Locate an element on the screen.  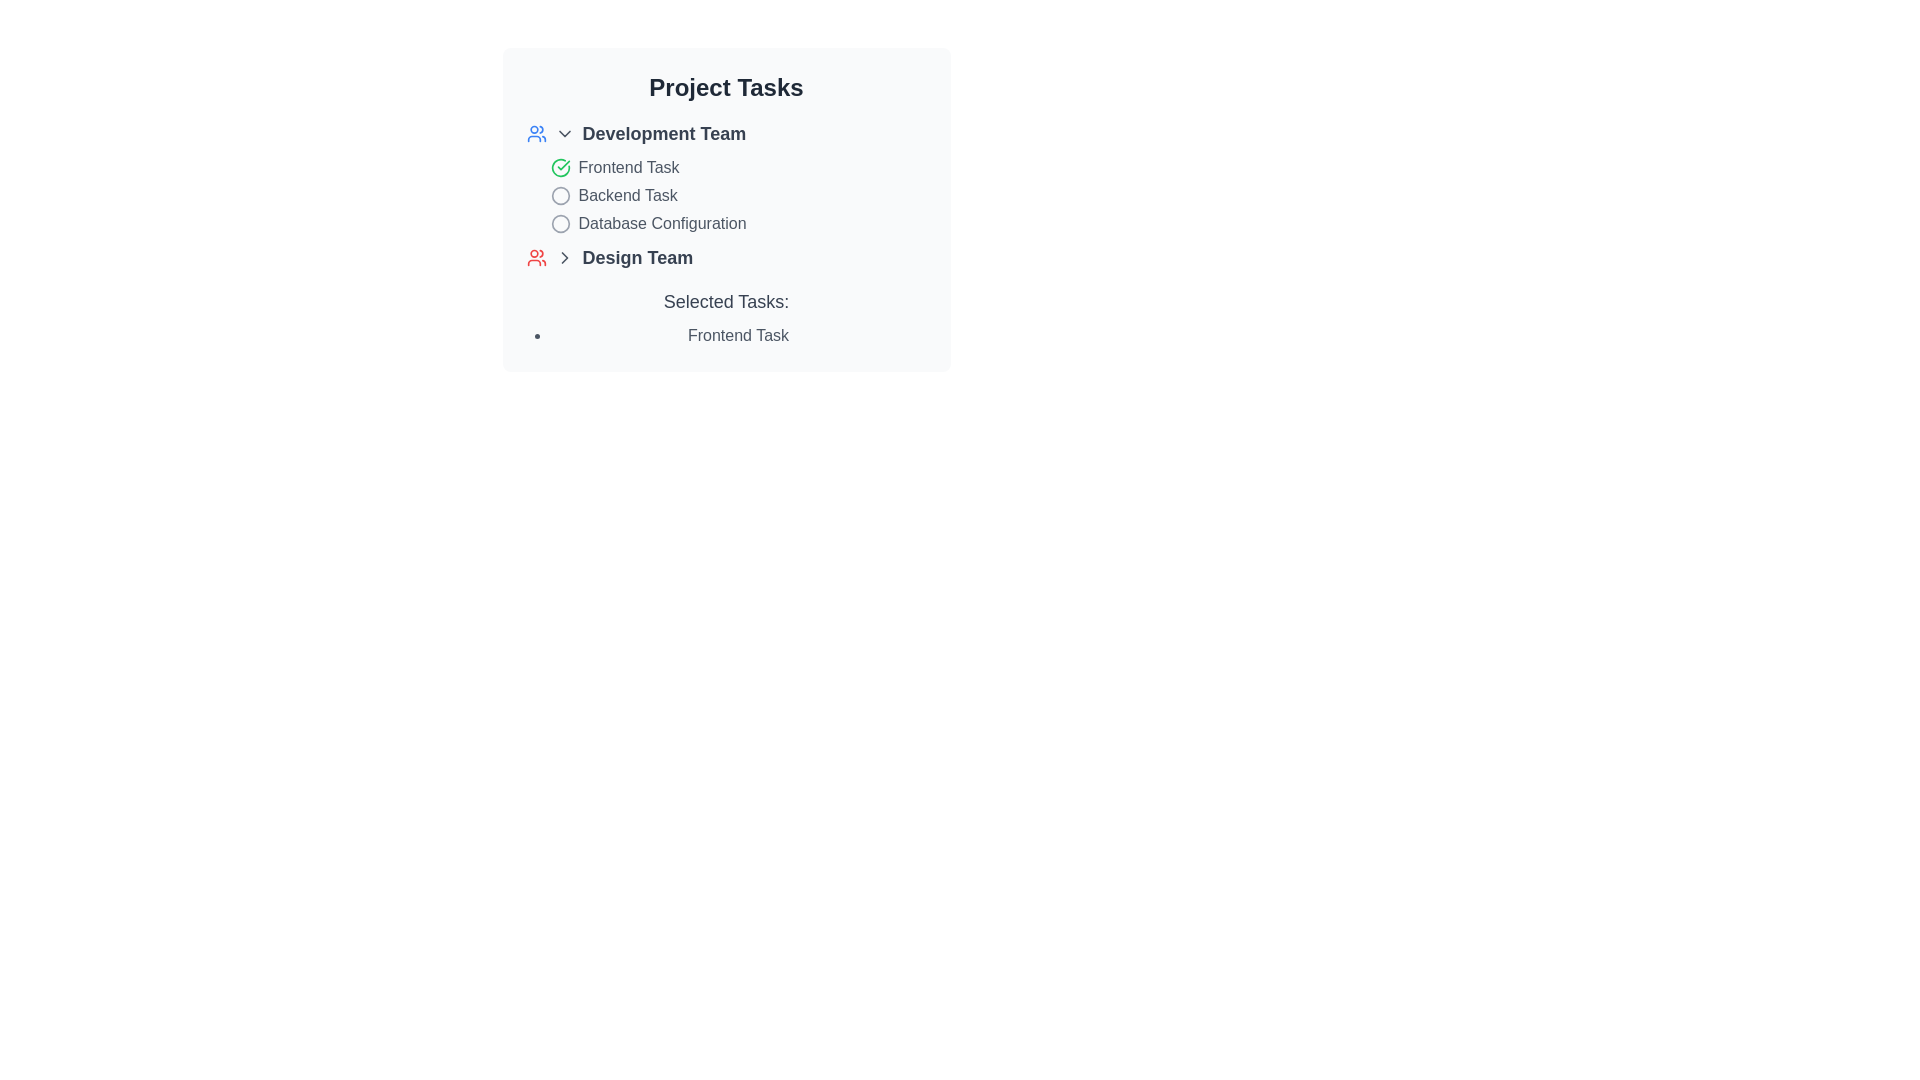
the icon representing the 'Development Team' section, located at the top-left corner of the section before the dropdown arrow icon and the team name text is located at coordinates (536, 134).